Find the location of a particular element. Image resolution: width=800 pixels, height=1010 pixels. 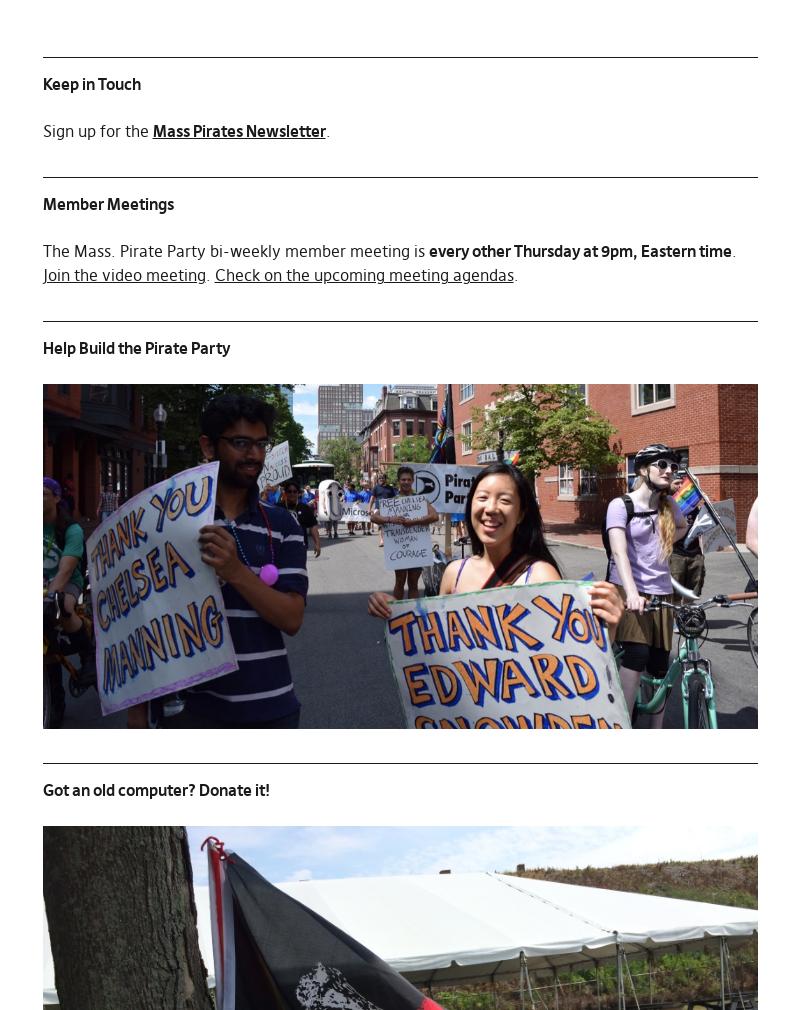

'Join the video meeting' is located at coordinates (122, 275).